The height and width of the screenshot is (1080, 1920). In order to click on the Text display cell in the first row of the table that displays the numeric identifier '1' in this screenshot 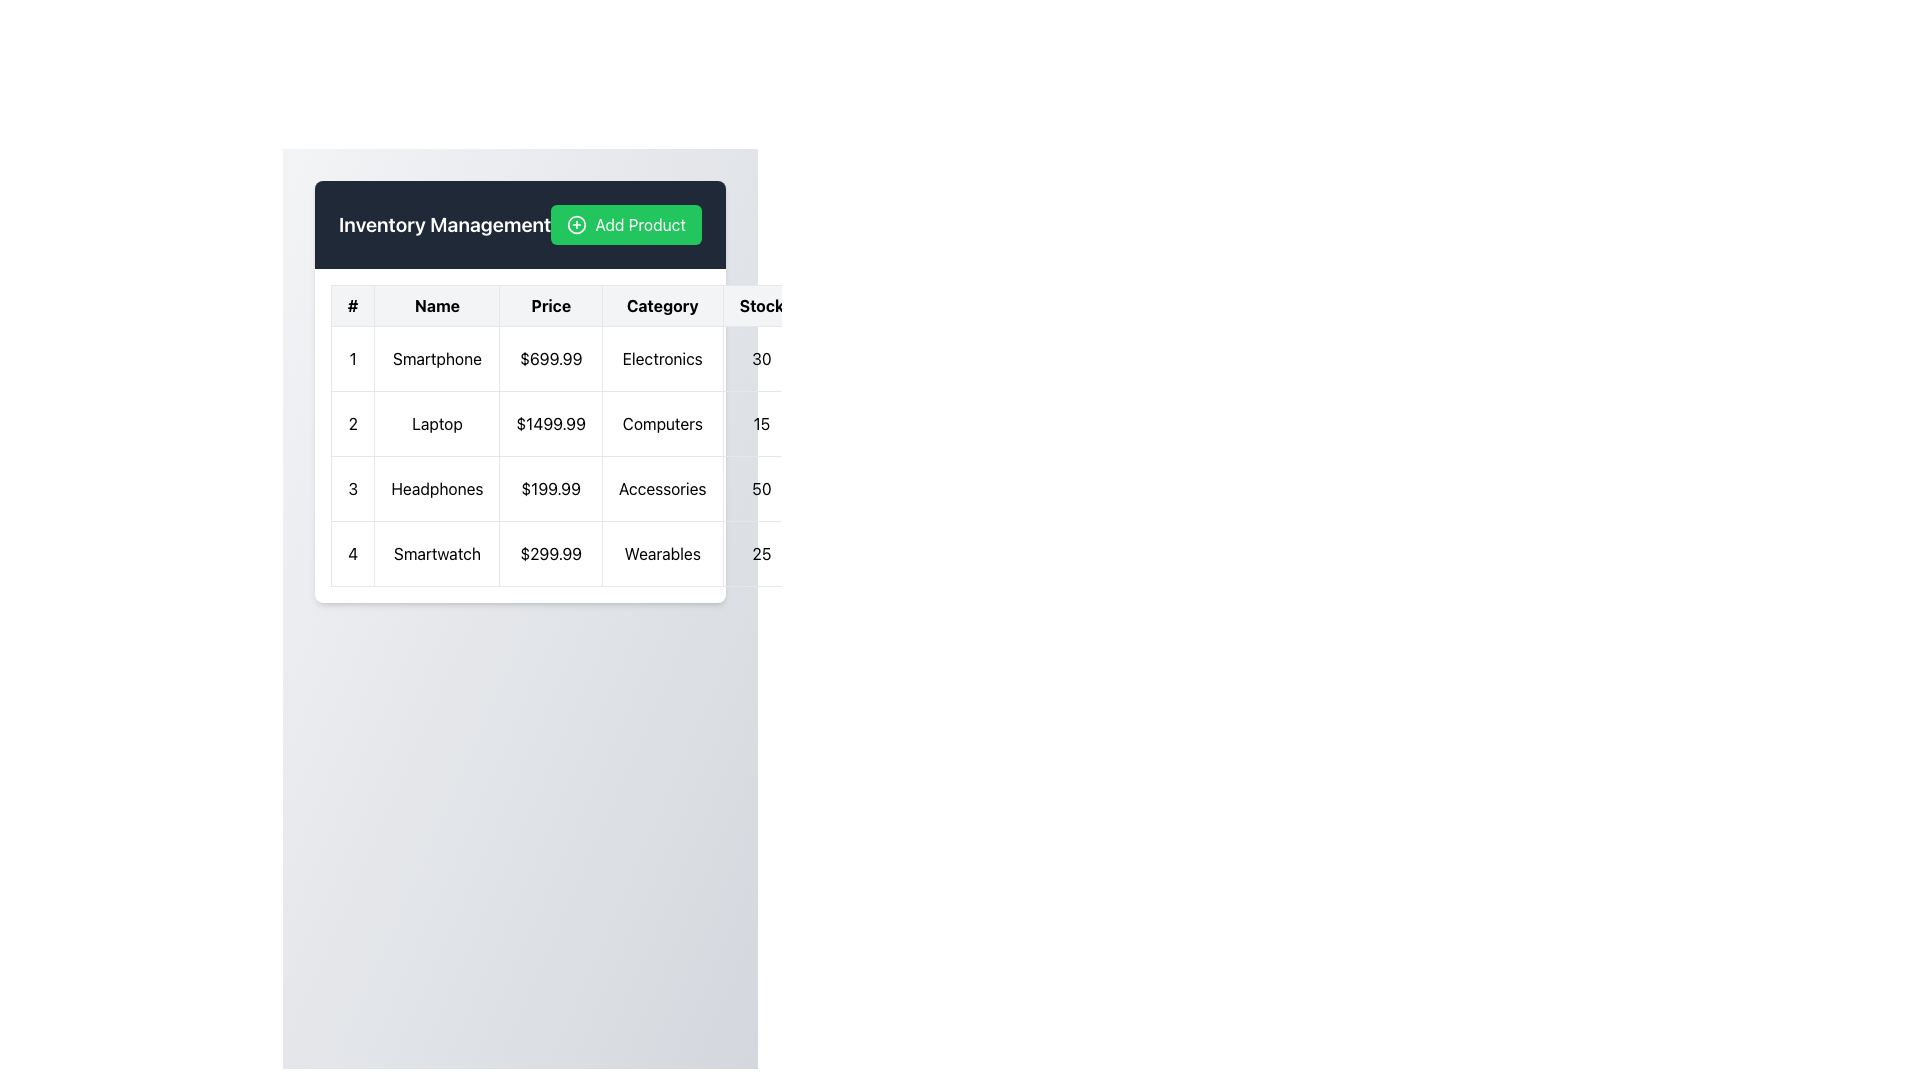, I will do `click(353, 357)`.